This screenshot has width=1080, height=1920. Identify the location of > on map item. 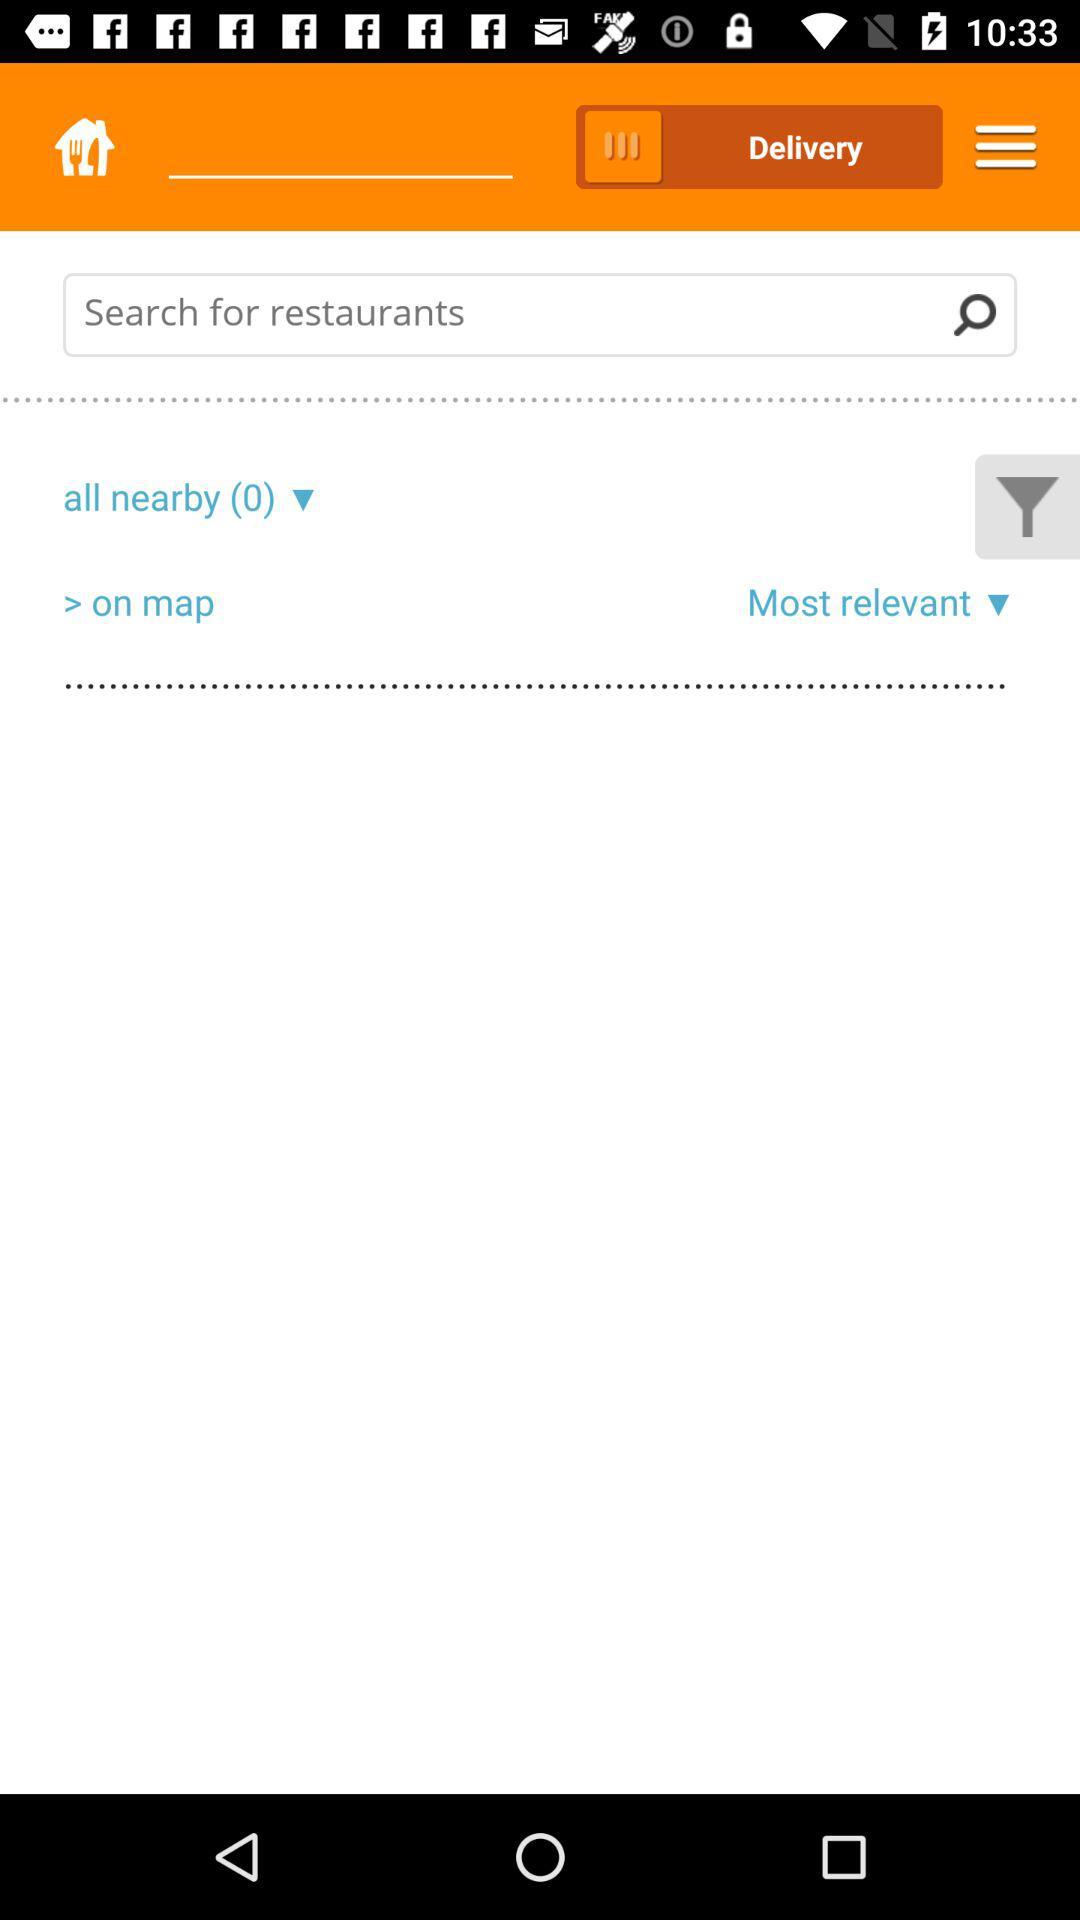
(137, 600).